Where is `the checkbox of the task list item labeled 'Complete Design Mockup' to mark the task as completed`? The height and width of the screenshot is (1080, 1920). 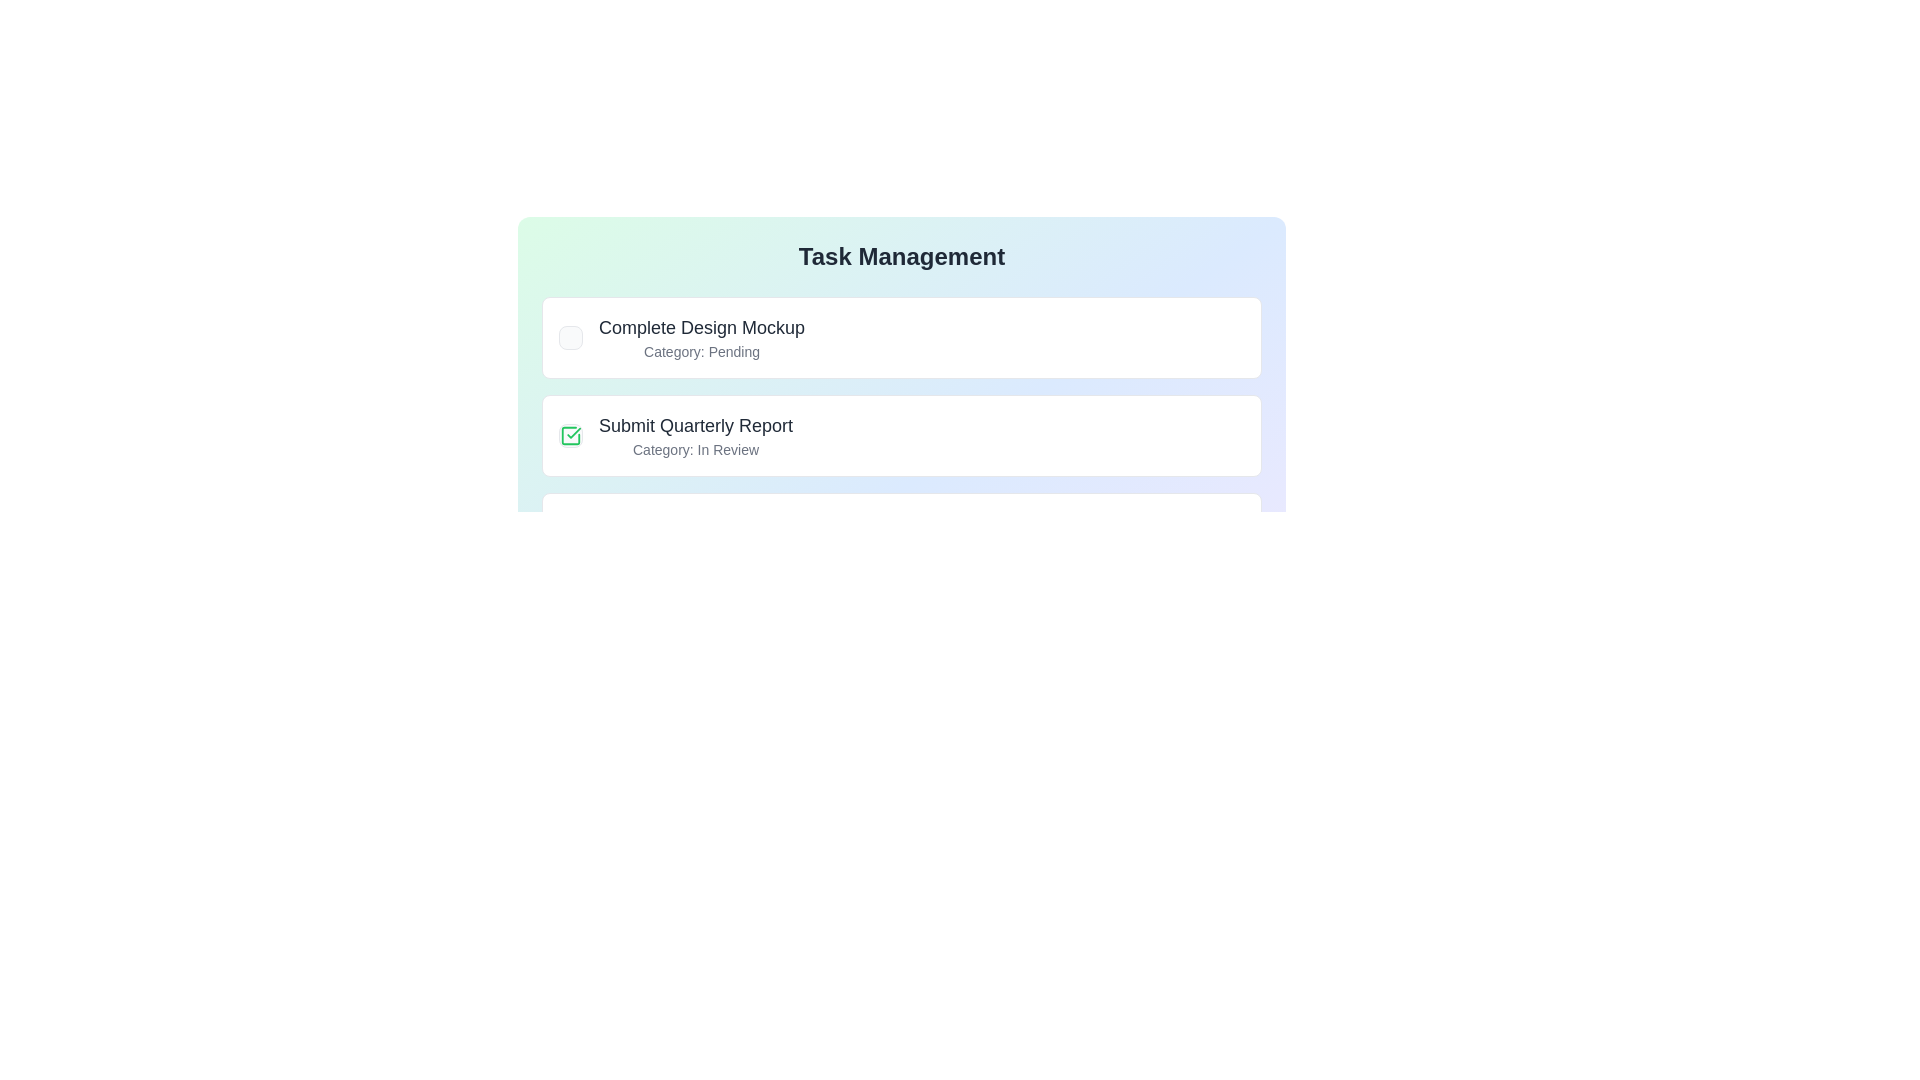
the checkbox of the task list item labeled 'Complete Design Mockup' to mark the task as completed is located at coordinates (681, 337).